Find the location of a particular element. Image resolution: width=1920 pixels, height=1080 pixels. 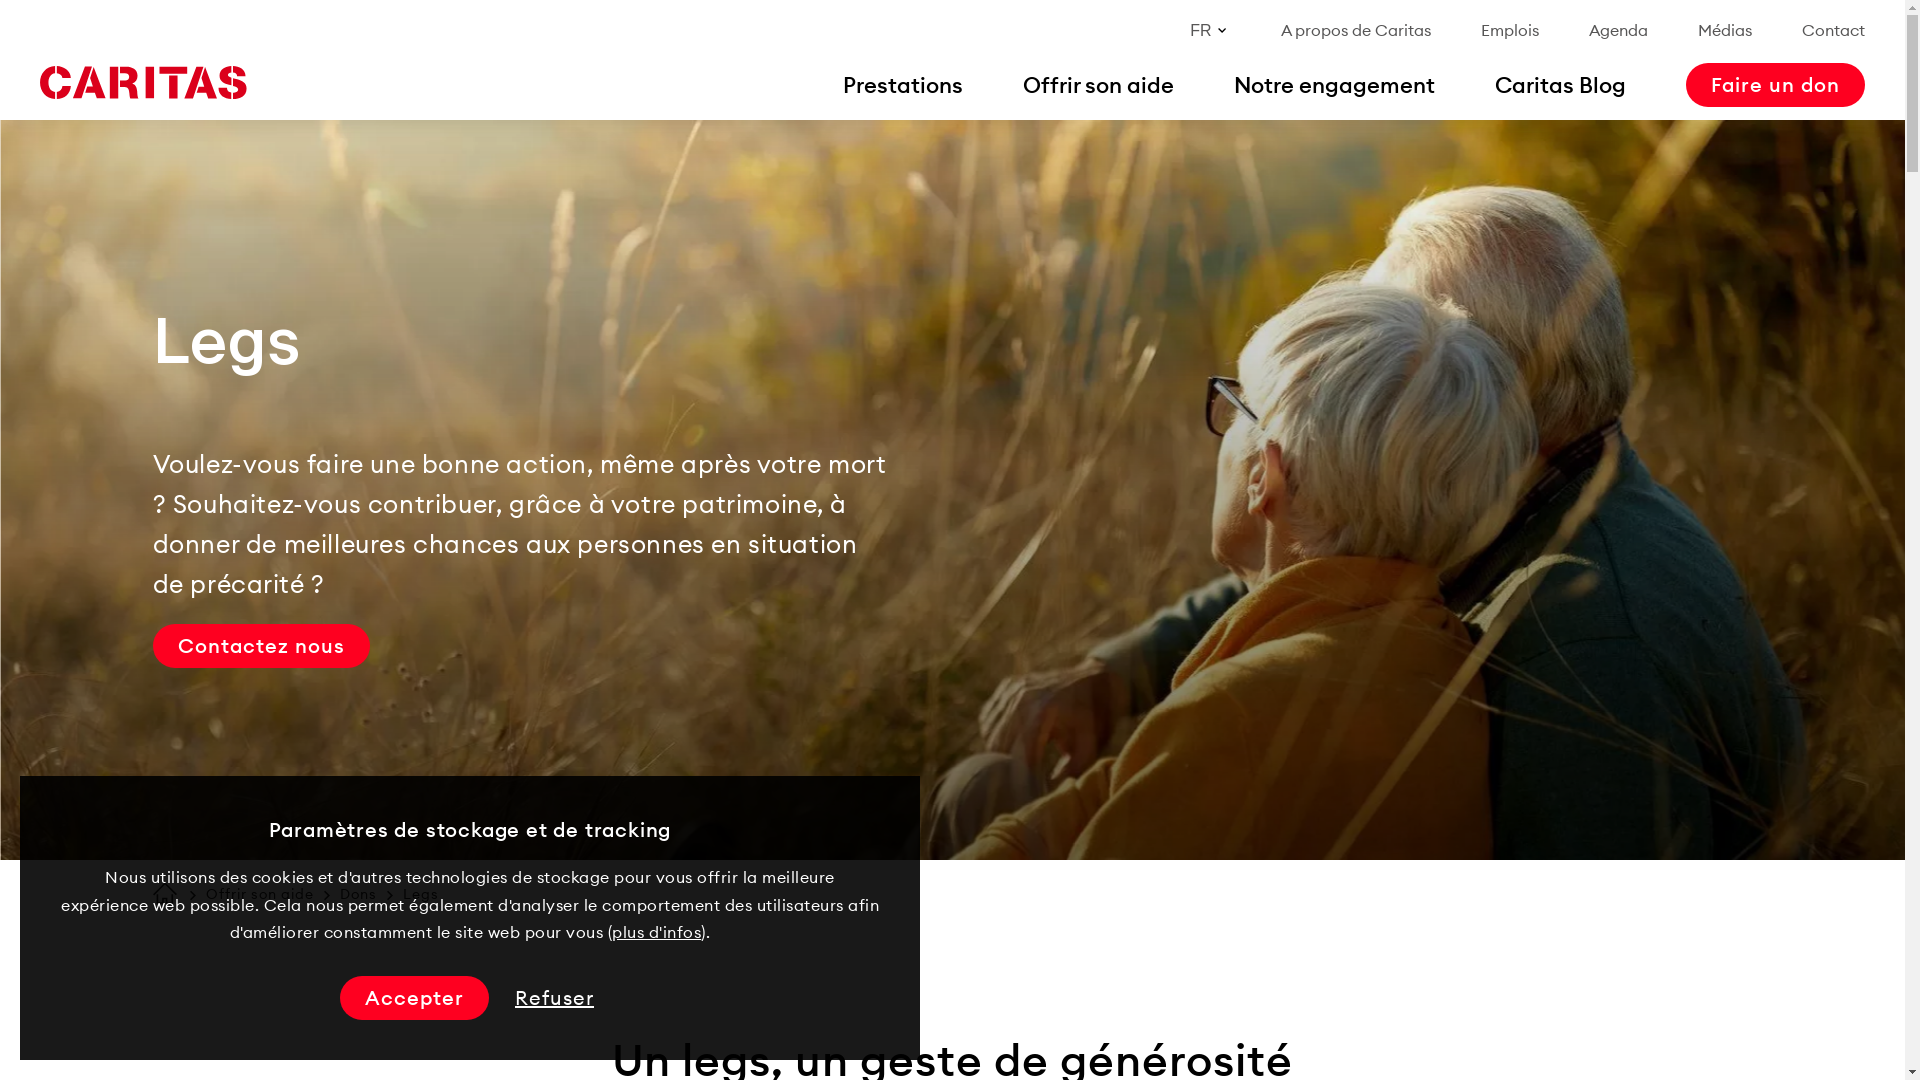

'plus d'infos' is located at coordinates (656, 932).